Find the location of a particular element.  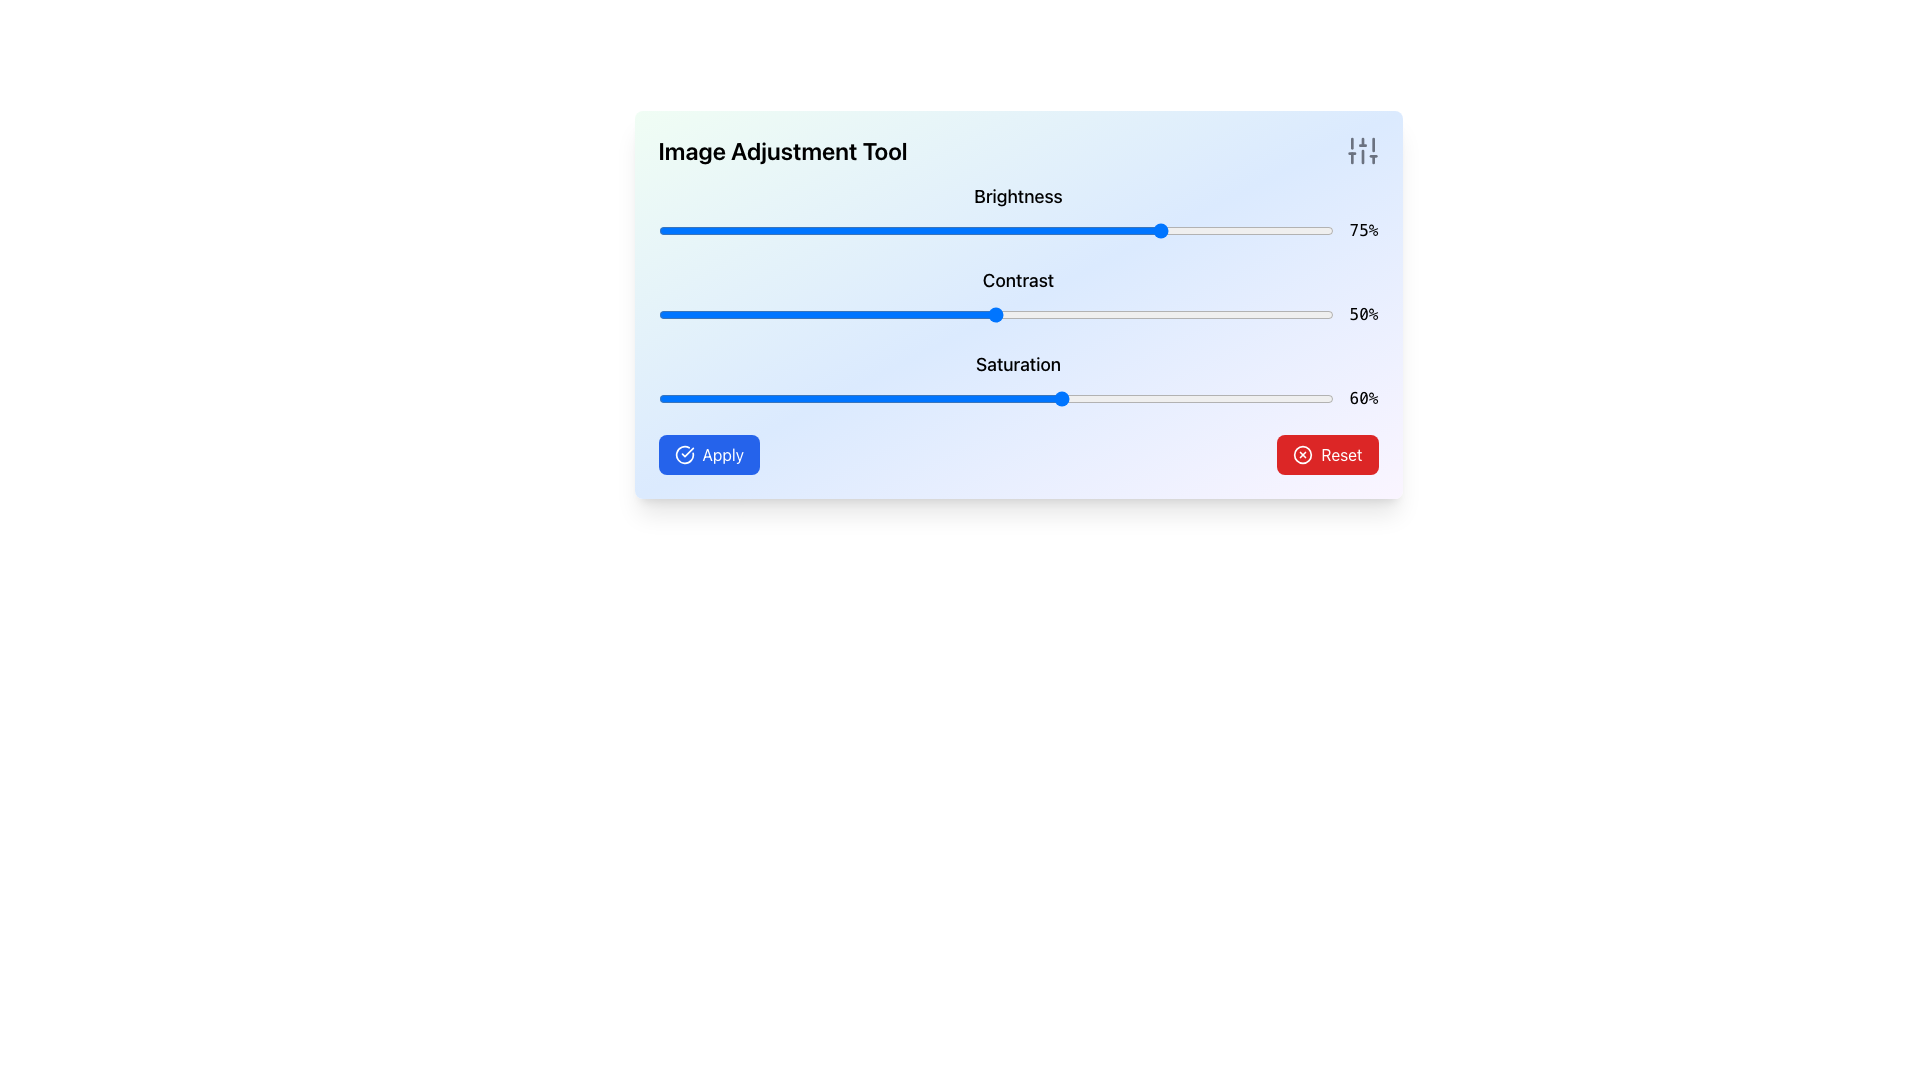

the saturation is located at coordinates (1076, 398).